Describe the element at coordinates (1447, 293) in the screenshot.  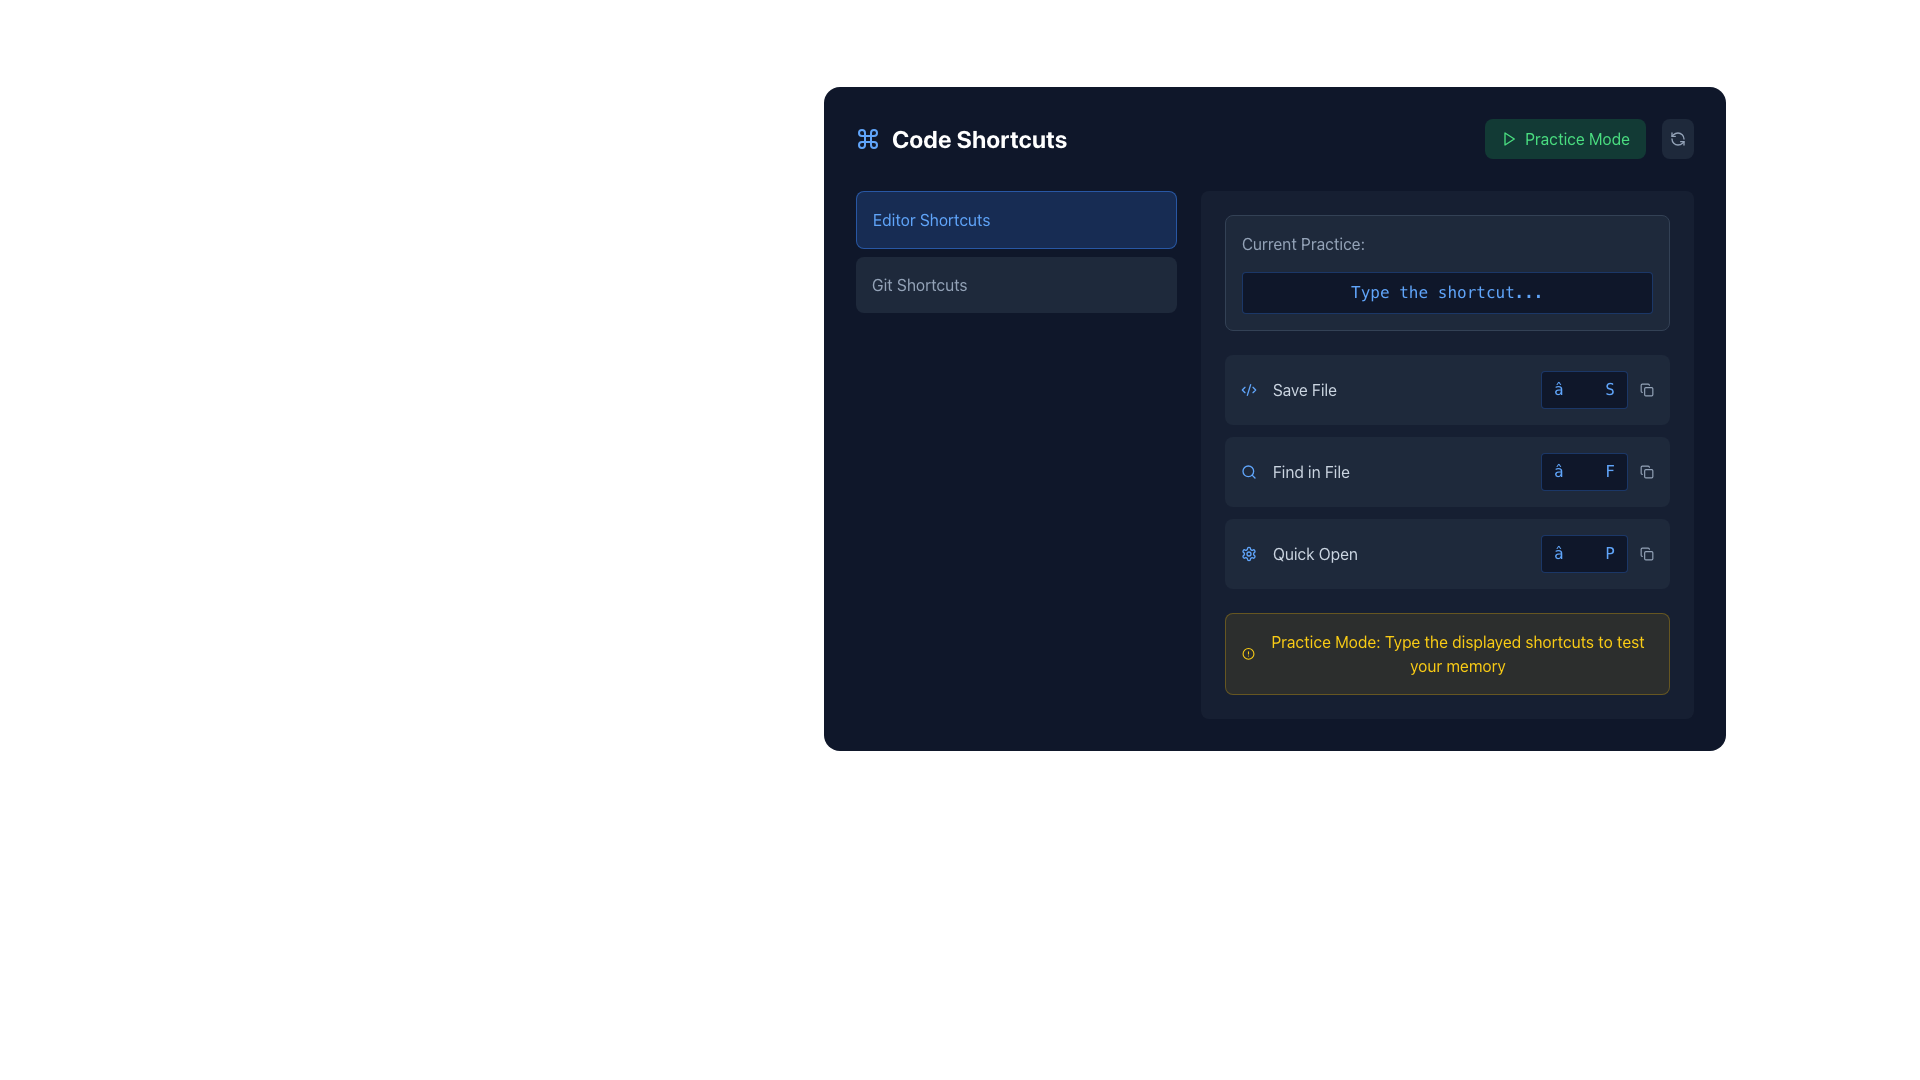
I see `the text field with placeholder 'Type the shortcut...'` at that location.